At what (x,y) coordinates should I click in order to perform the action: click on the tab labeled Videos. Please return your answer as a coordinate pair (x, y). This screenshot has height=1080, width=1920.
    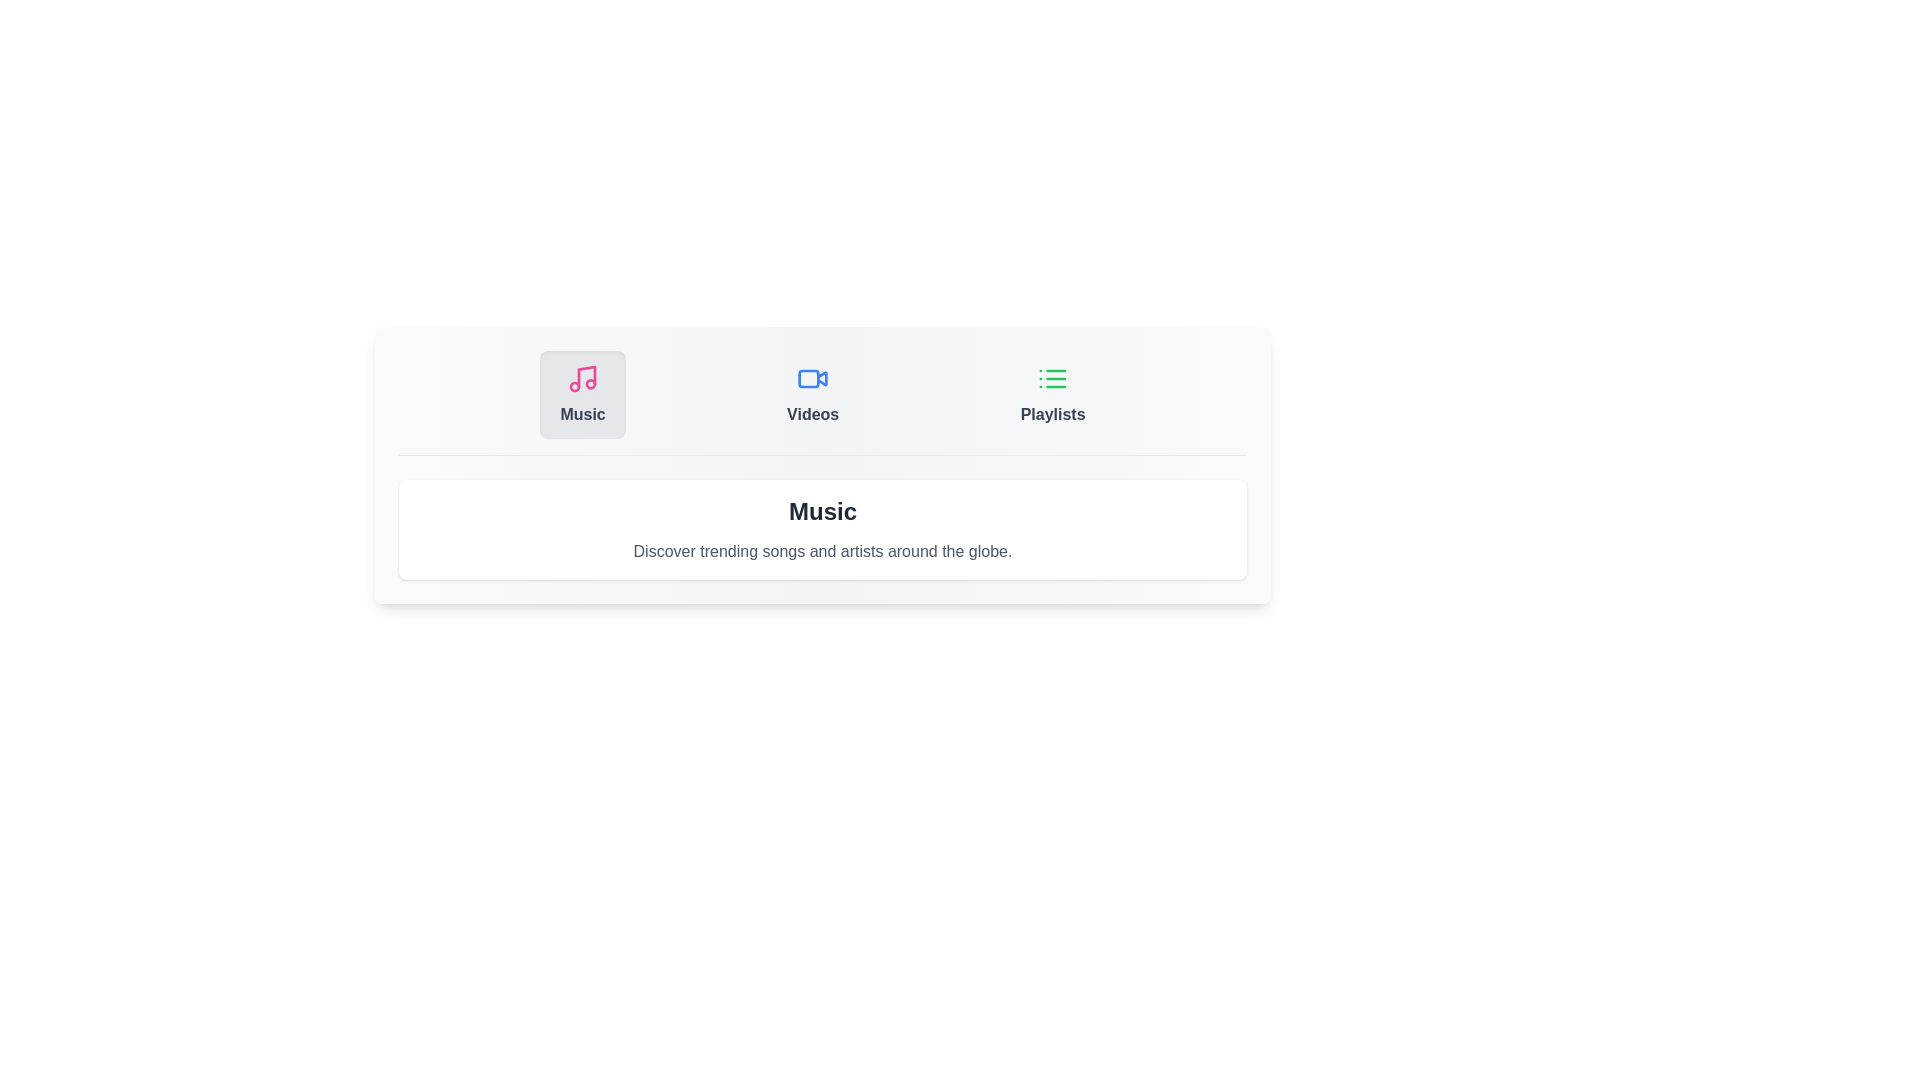
    Looking at the image, I should click on (812, 394).